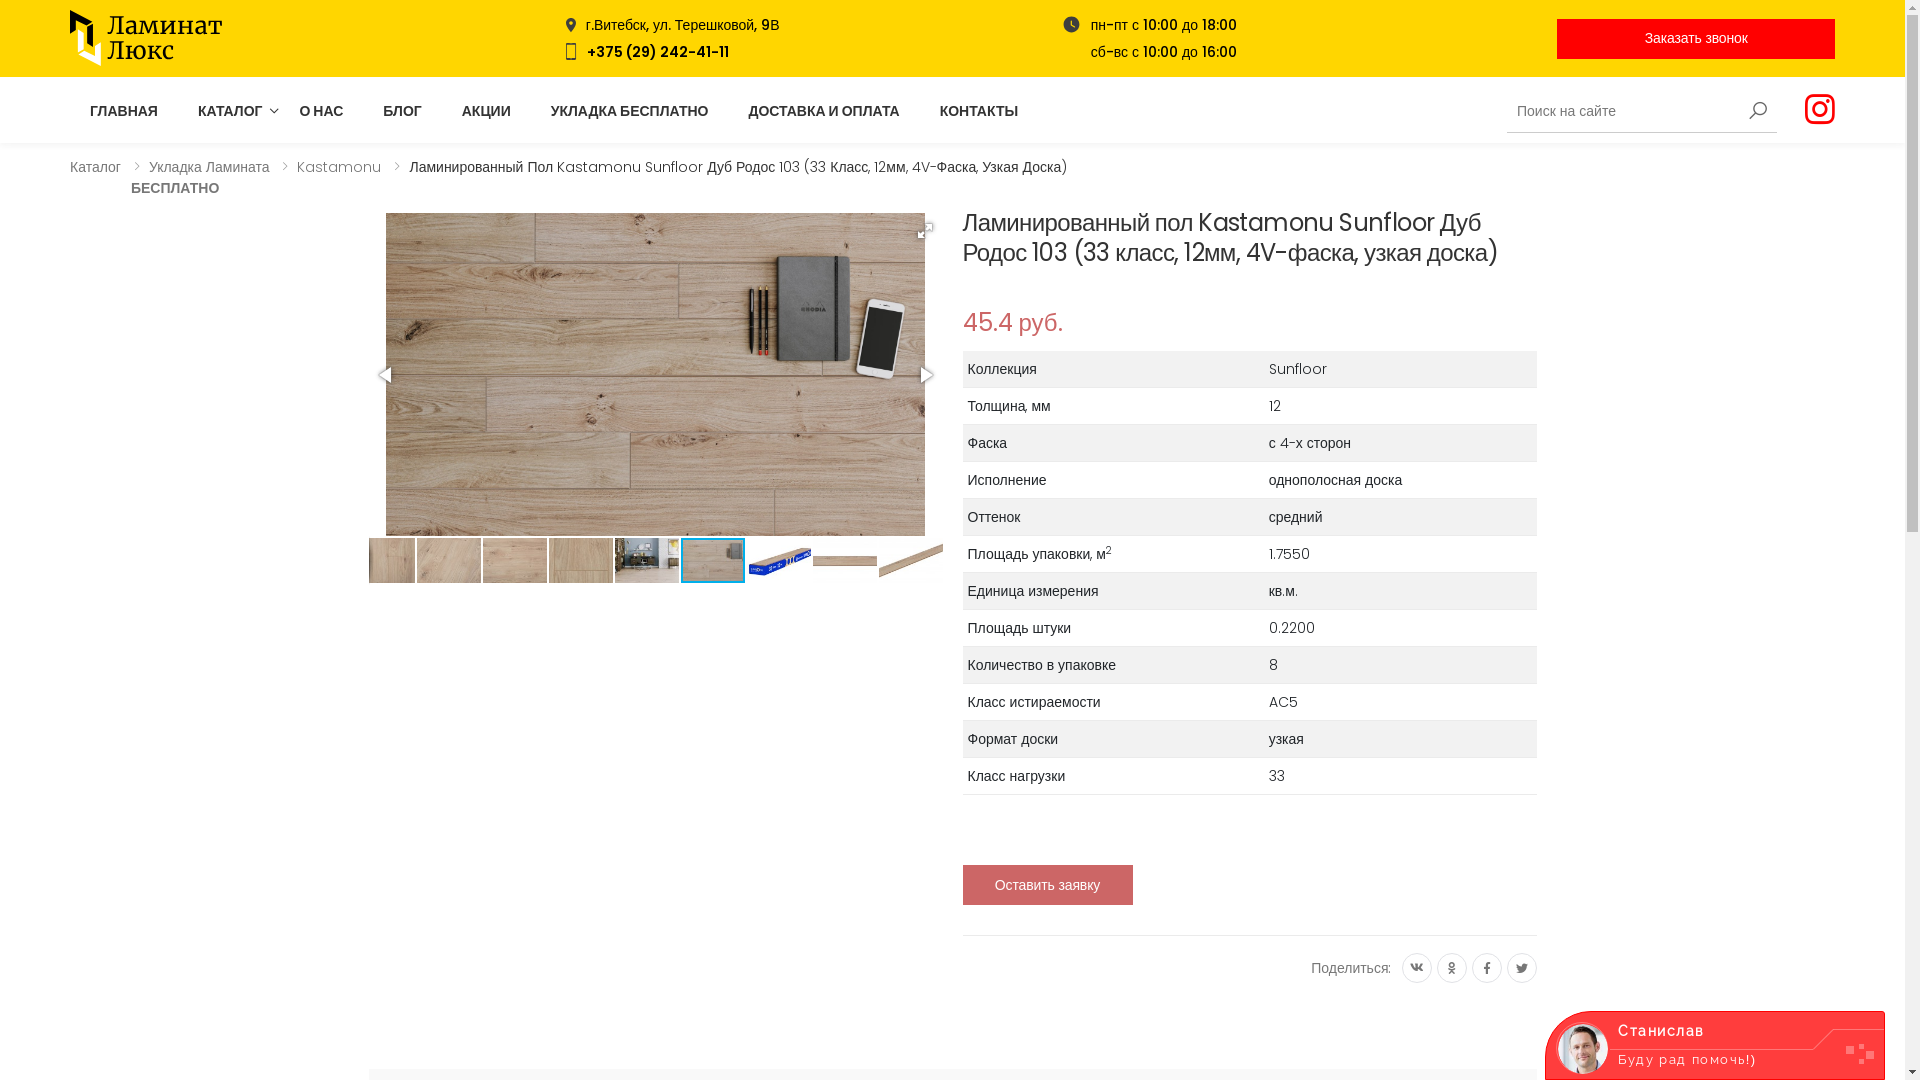  I want to click on 'Facebook', so click(1487, 967).